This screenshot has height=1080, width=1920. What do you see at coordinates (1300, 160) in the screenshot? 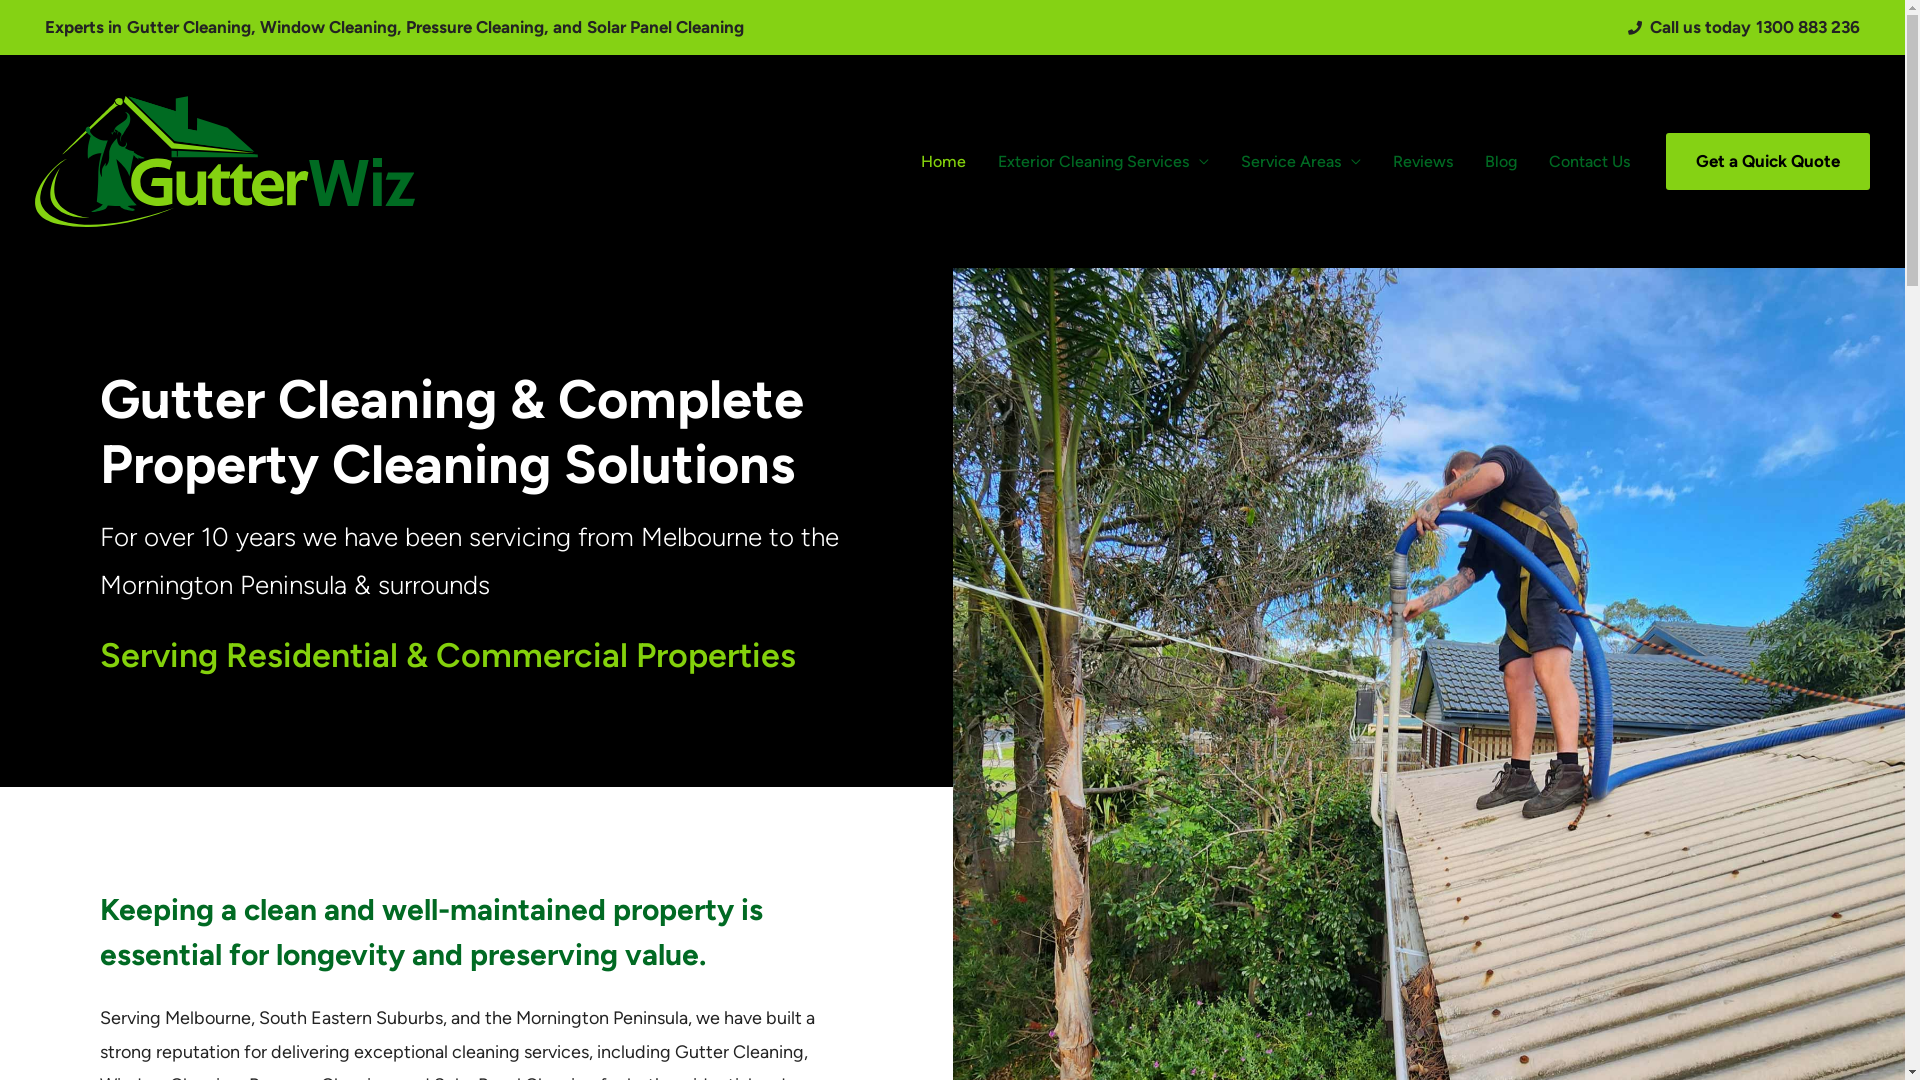
I see `'Service Areas'` at bounding box center [1300, 160].